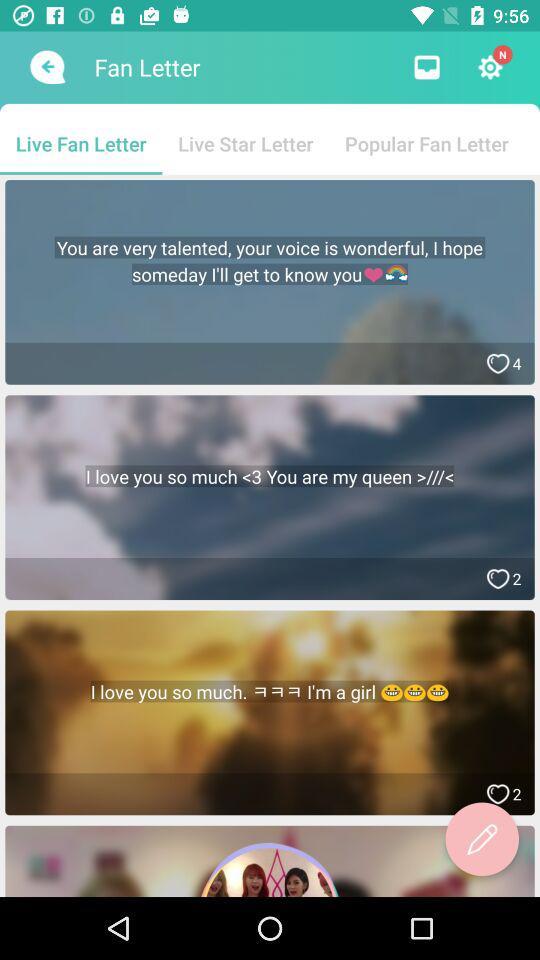  I want to click on the settings icon, so click(489, 67).